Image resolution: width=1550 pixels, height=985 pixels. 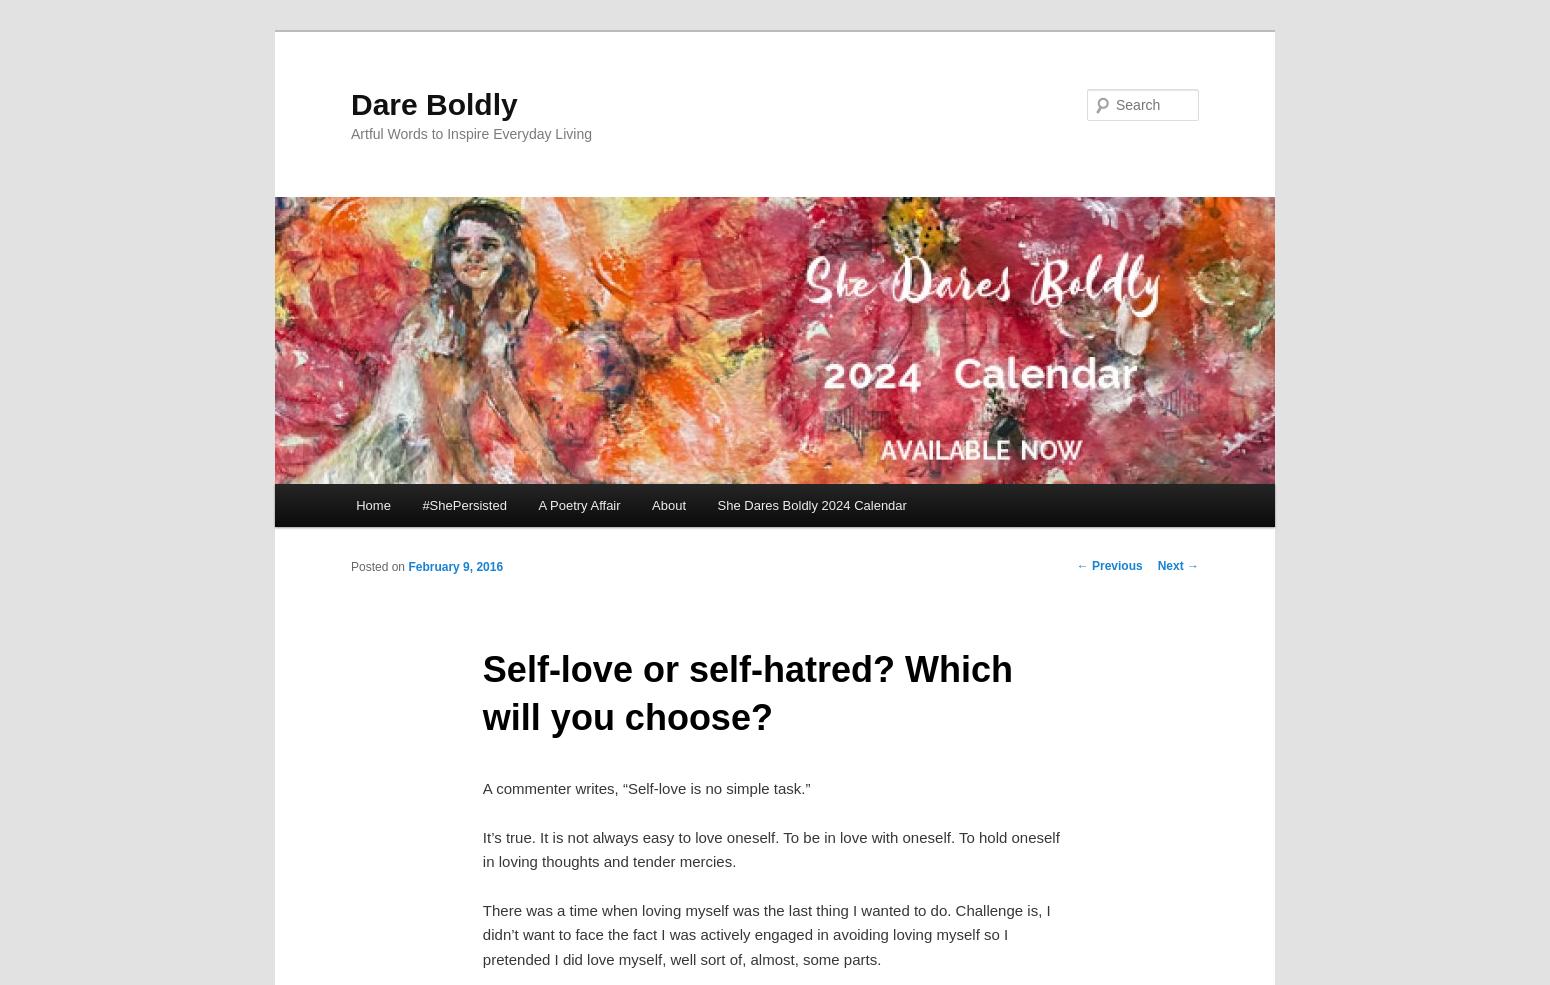 I want to click on 'A commenter writes, “Self-love is no simple task.”', so click(x=481, y=788).